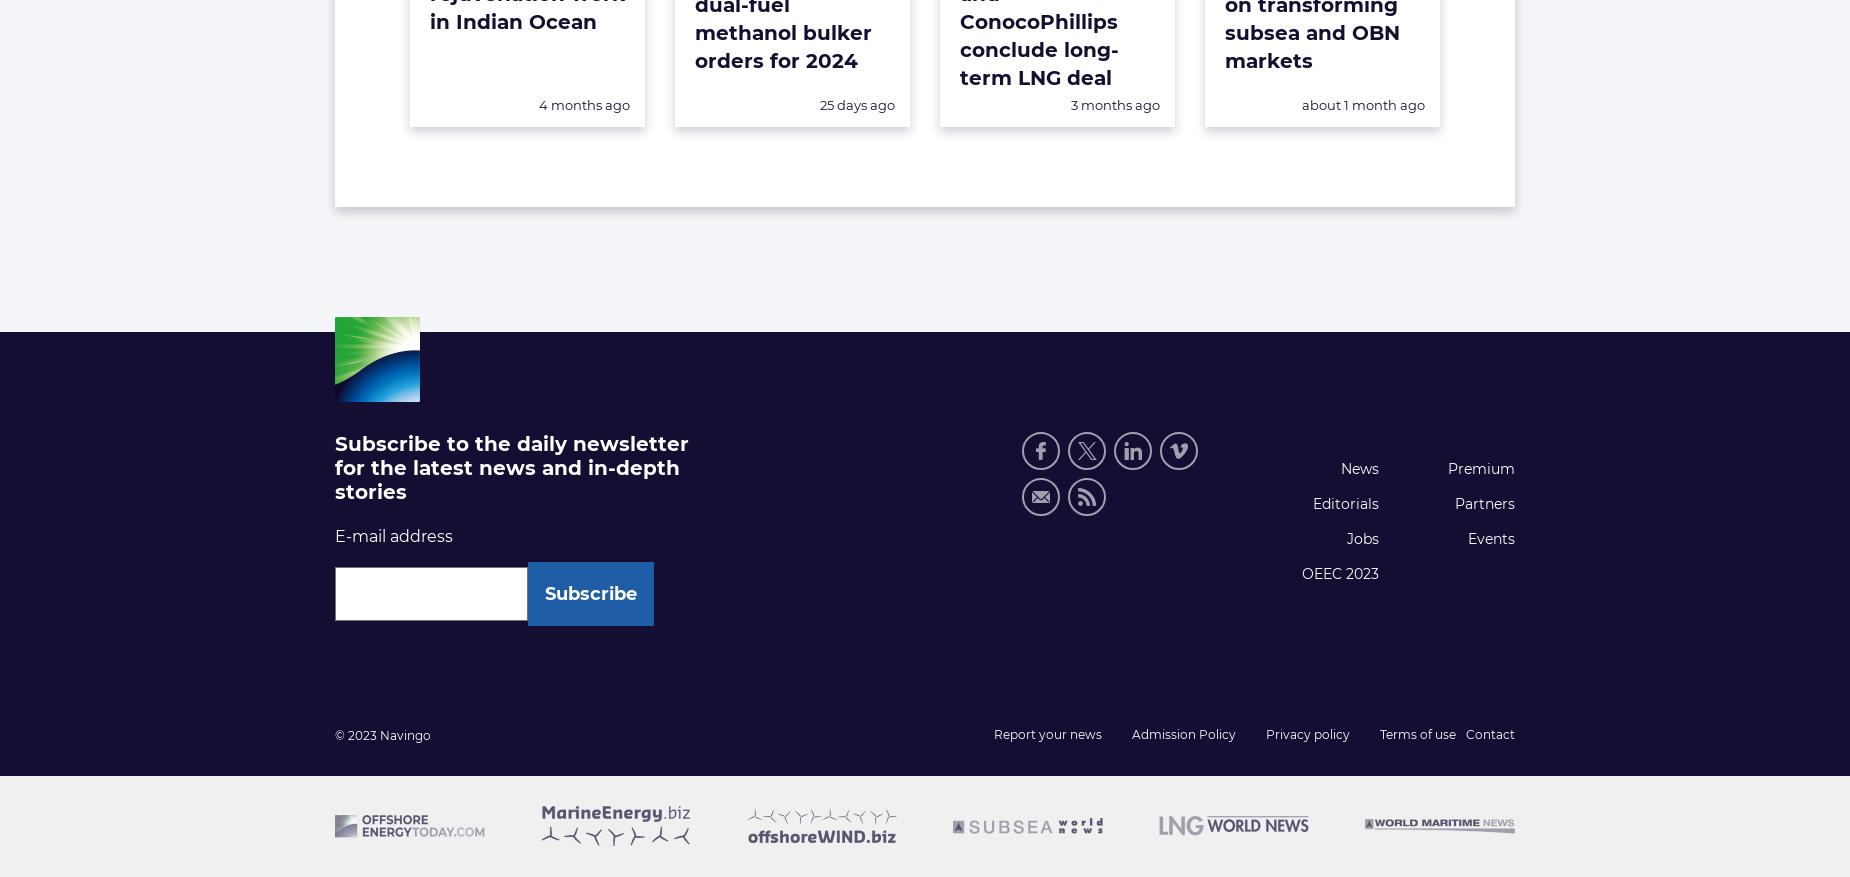 Image resolution: width=1850 pixels, height=877 pixels. I want to click on 'Premium', so click(1480, 467).